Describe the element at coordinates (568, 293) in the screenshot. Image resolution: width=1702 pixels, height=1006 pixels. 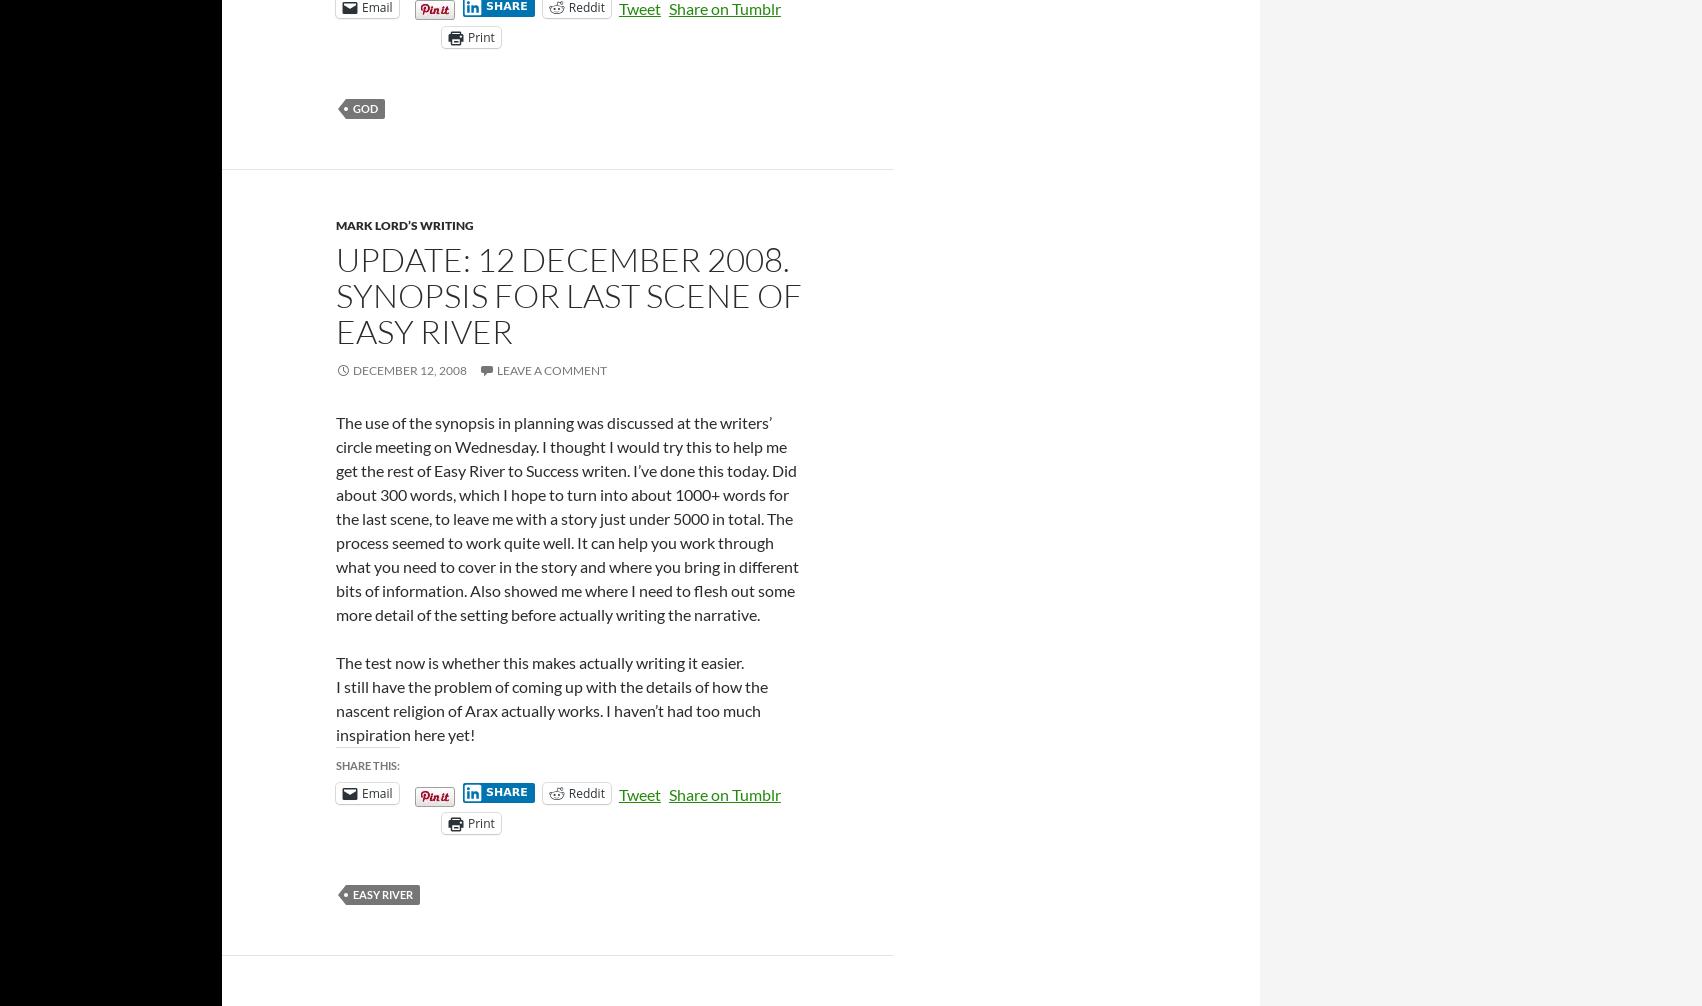
I see `'Update: 12 December 2008. Synopsis for last scene of Easy River'` at that location.